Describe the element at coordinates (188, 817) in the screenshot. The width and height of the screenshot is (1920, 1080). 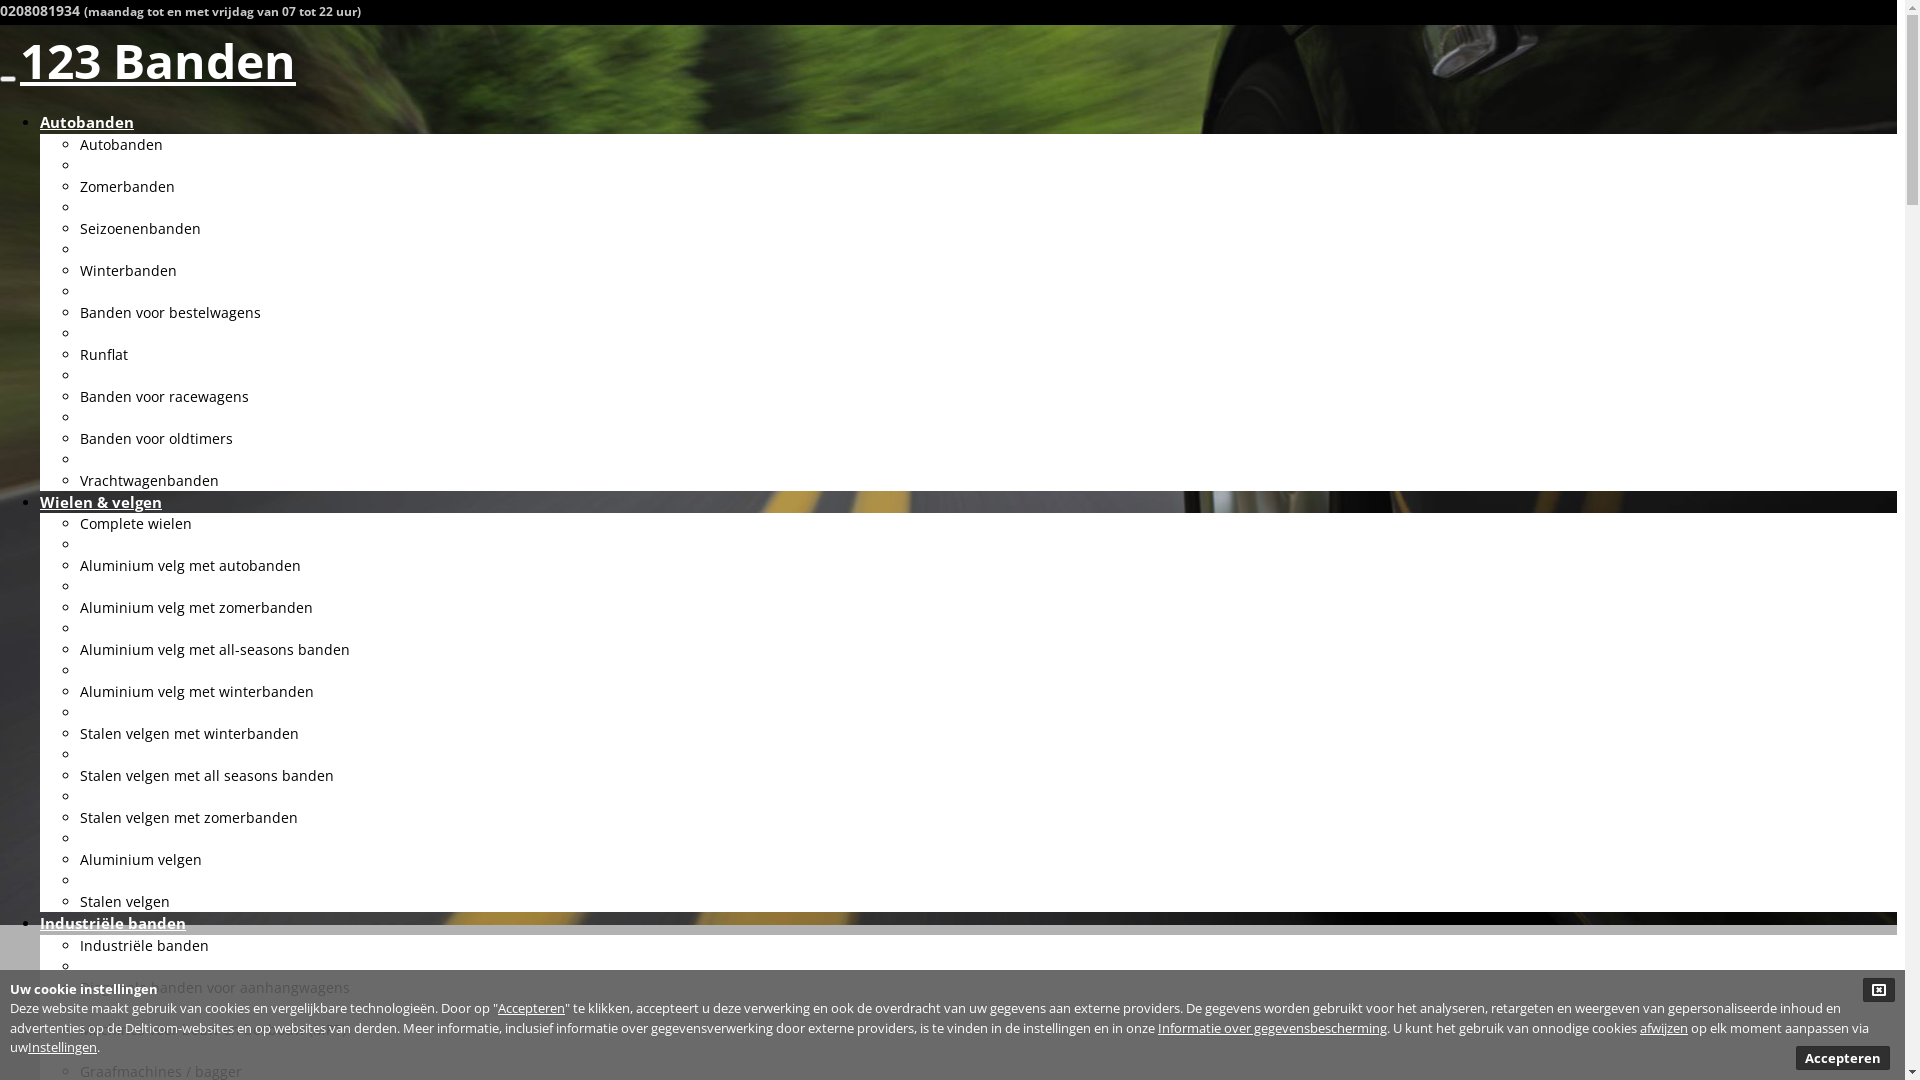
I see `'Stalen velgen met zomerbanden'` at that location.